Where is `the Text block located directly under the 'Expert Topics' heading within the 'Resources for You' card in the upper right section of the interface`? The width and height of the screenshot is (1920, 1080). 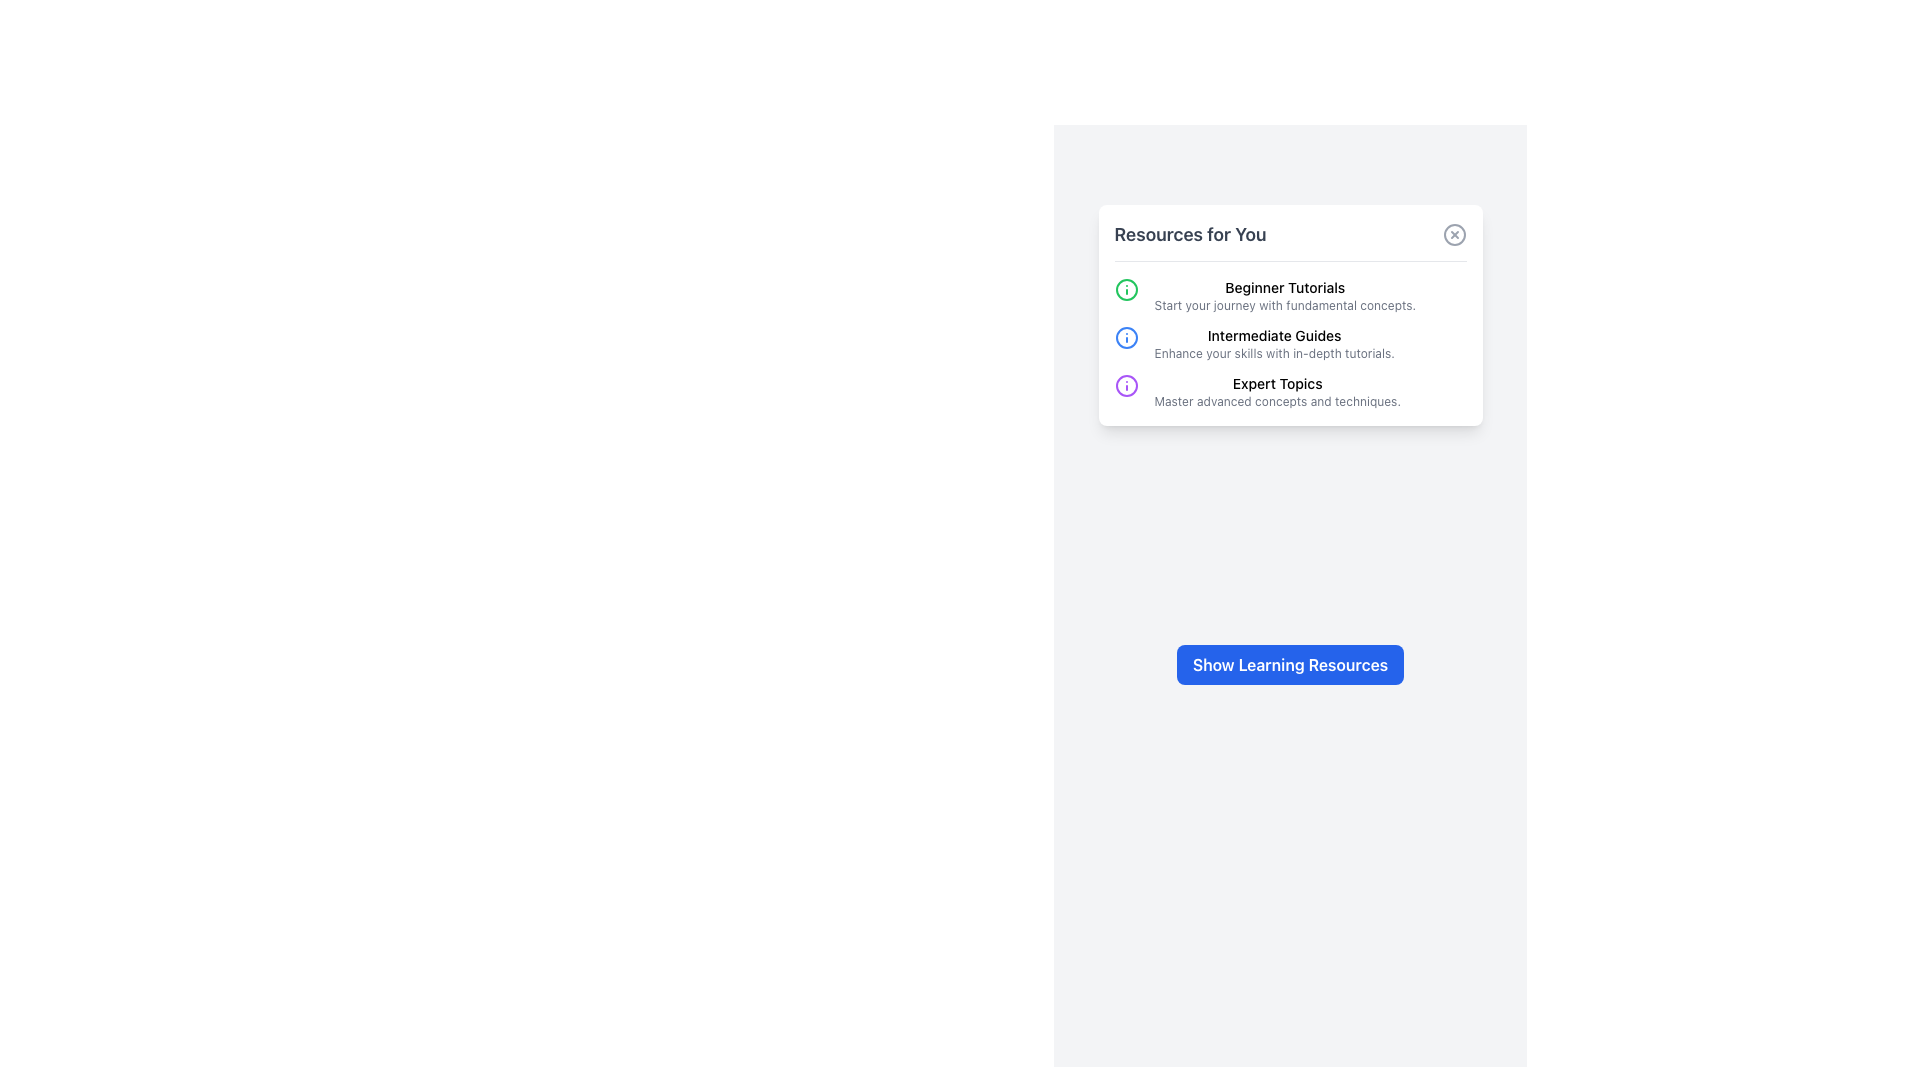
the Text block located directly under the 'Expert Topics' heading within the 'Resources for You' card in the upper right section of the interface is located at coordinates (1276, 401).